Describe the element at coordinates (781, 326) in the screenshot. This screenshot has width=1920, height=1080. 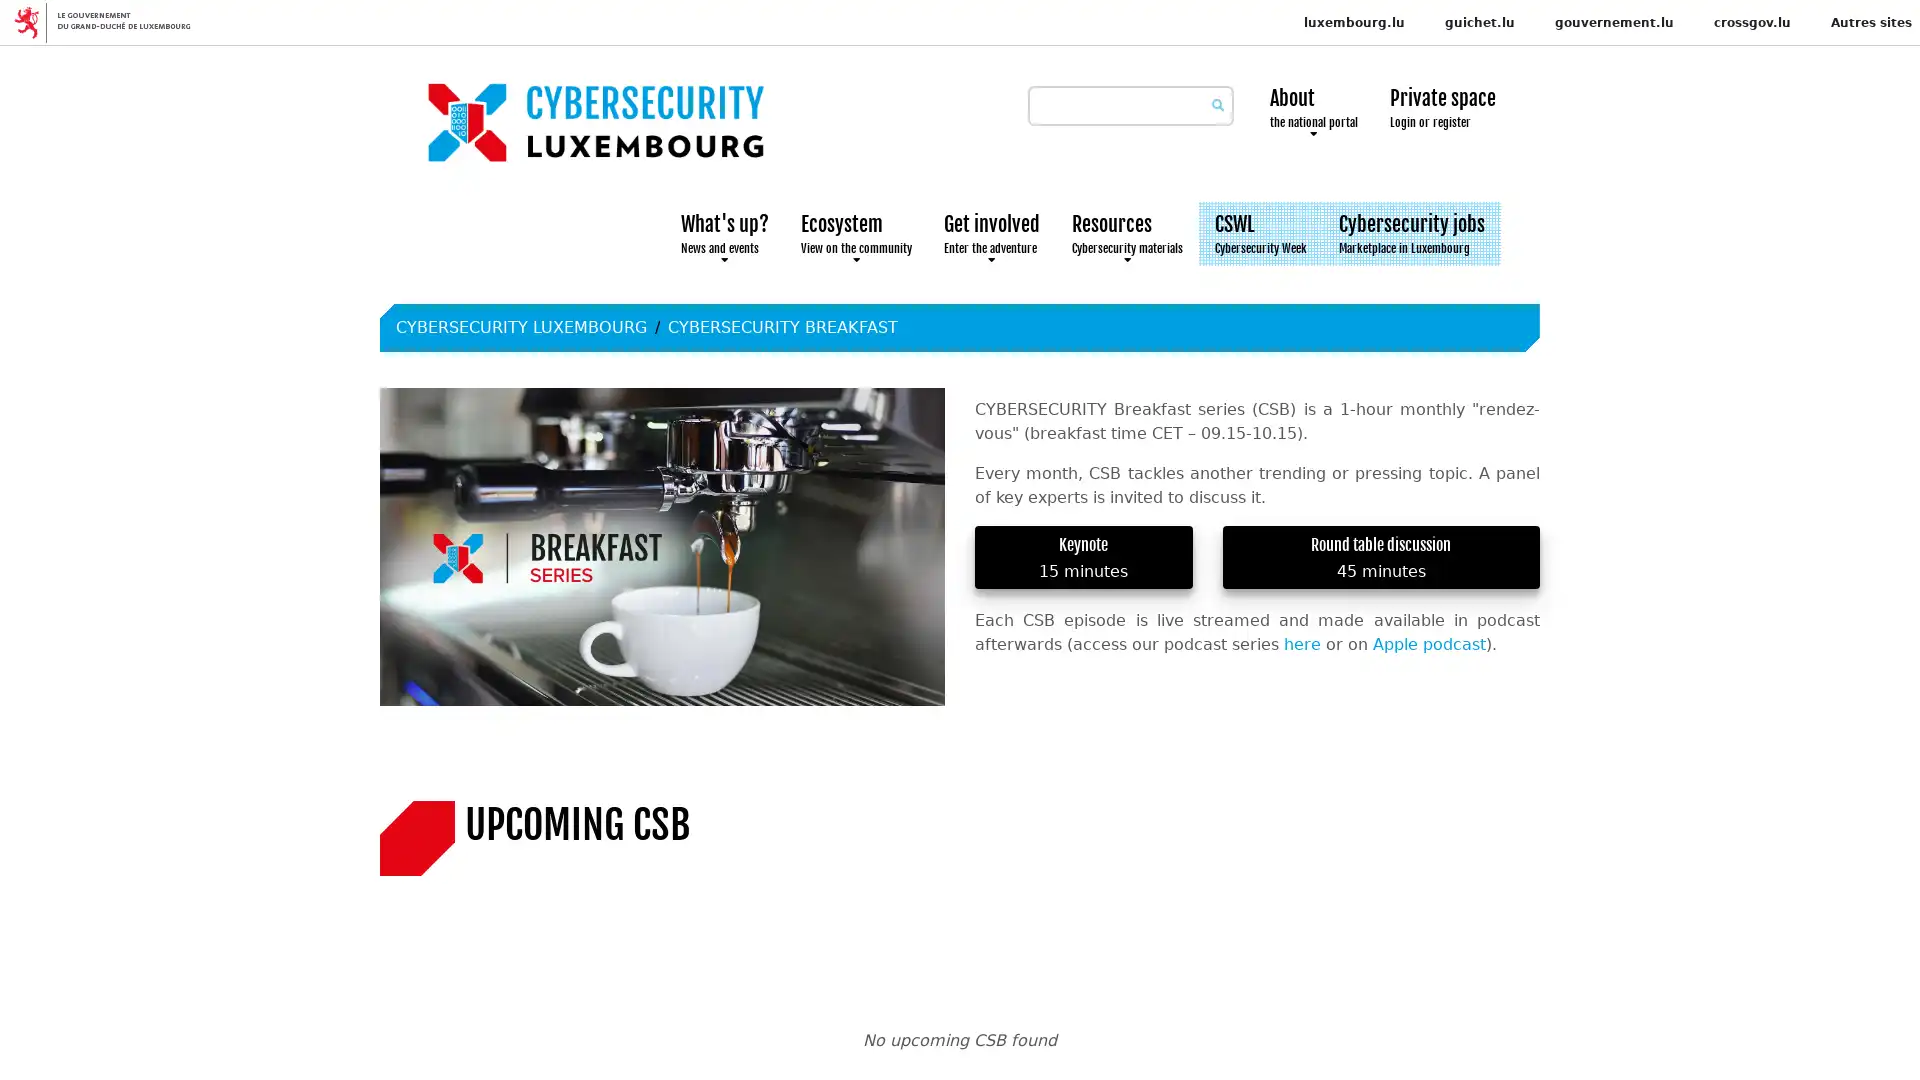
I see `CYBERSECURITY BREAKFAST` at that location.